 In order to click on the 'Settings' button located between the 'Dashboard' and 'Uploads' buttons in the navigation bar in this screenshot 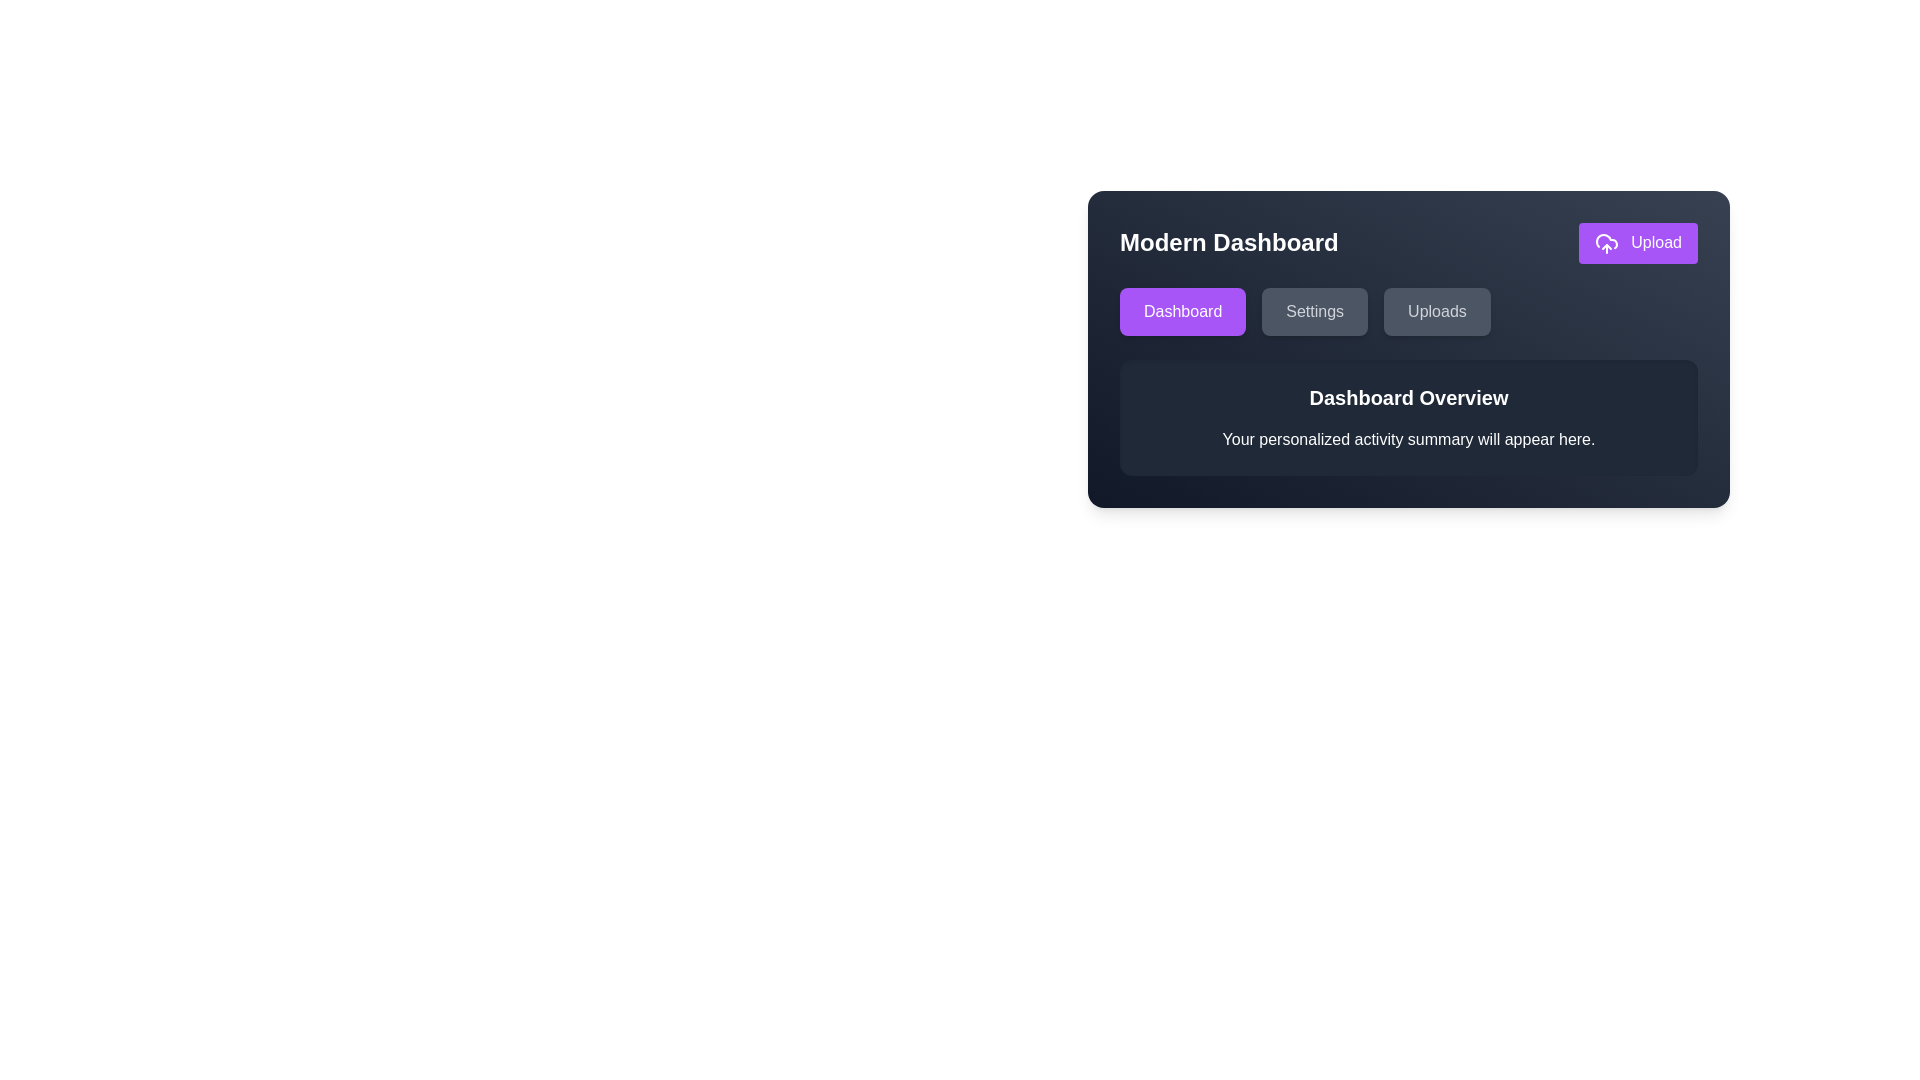, I will do `click(1315, 311)`.